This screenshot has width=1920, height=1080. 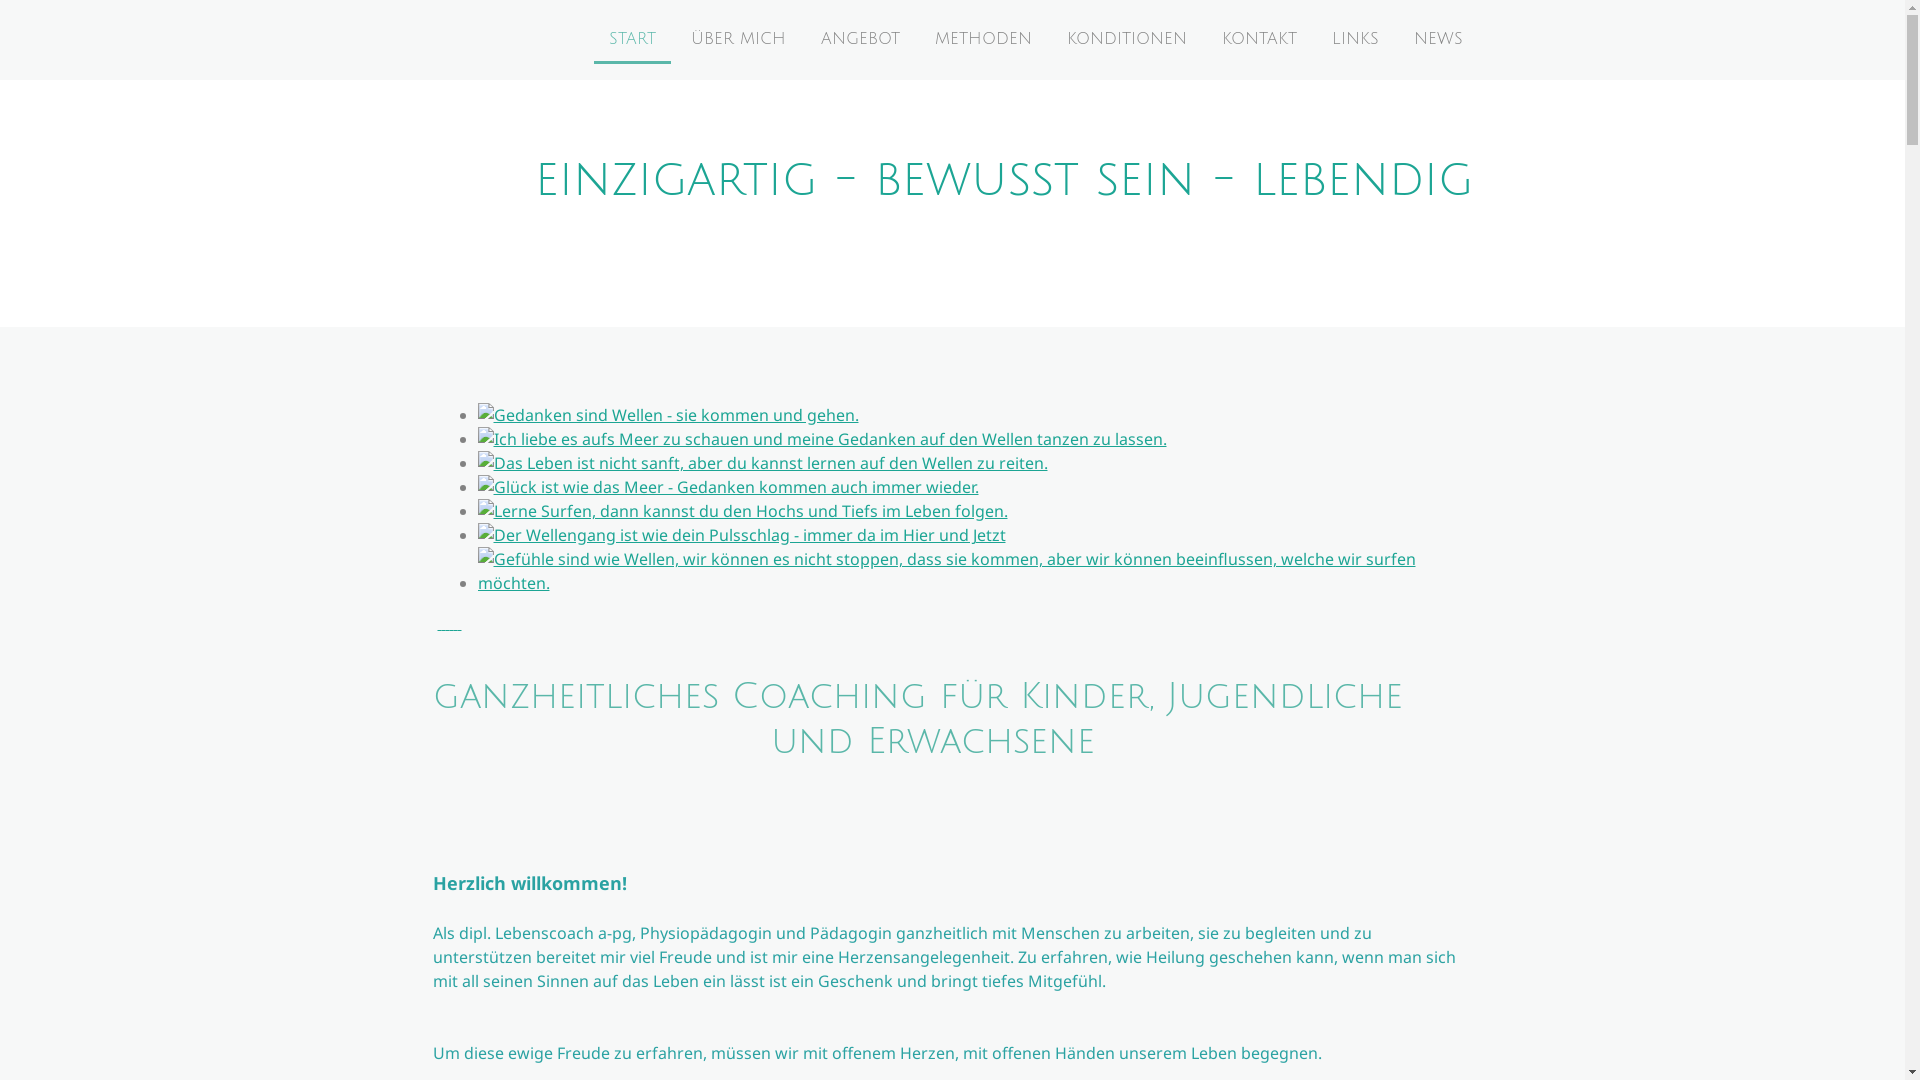 What do you see at coordinates (983, 39) in the screenshot?
I see `'METHODEN'` at bounding box center [983, 39].